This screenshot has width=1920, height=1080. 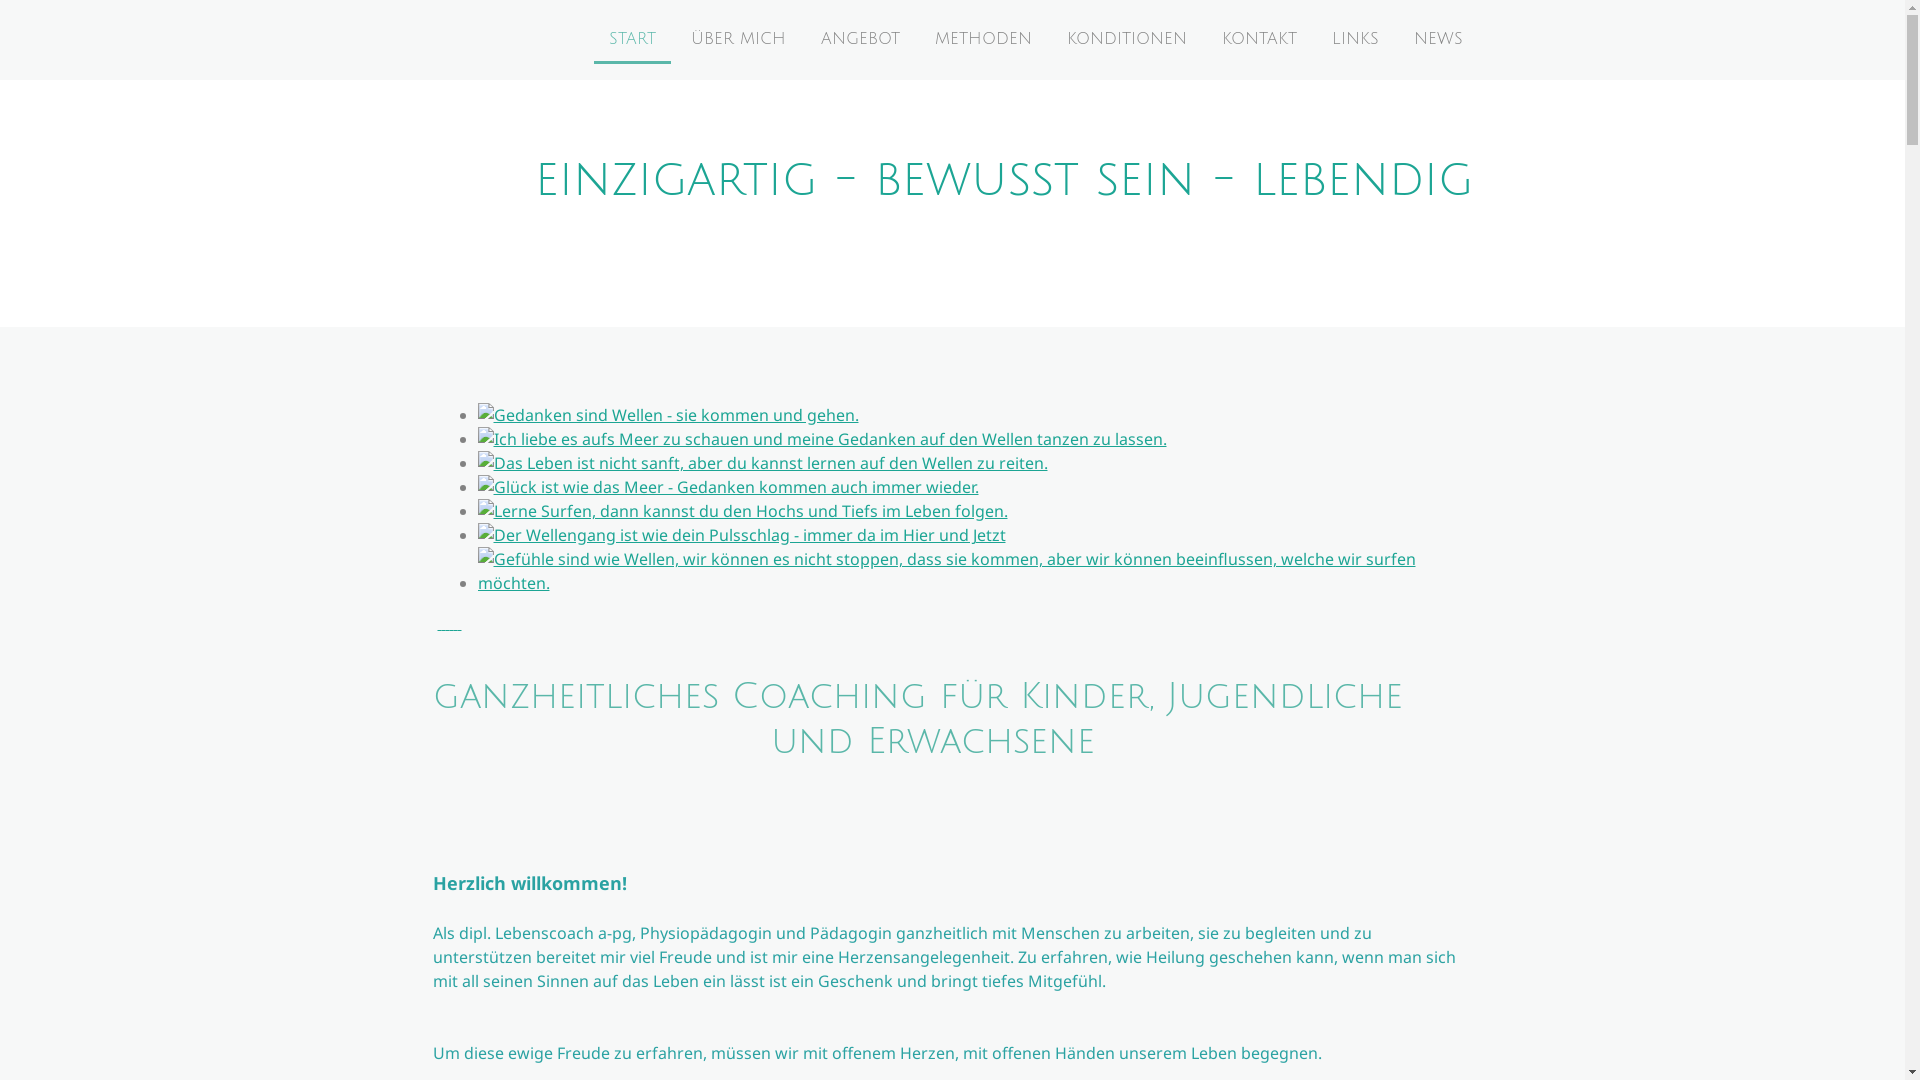 What do you see at coordinates (983, 39) in the screenshot?
I see `'METHODEN'` at bounding box center [983, 39].